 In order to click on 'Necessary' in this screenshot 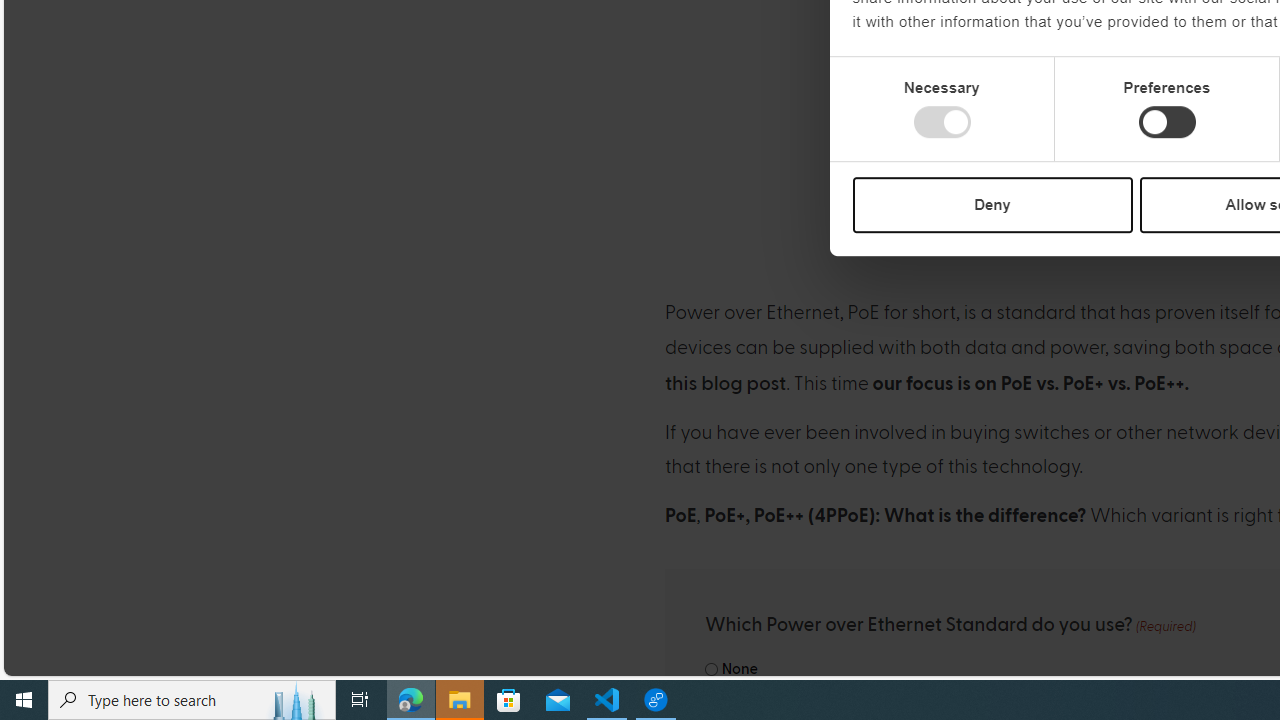, I will do `click(941, 122)`.